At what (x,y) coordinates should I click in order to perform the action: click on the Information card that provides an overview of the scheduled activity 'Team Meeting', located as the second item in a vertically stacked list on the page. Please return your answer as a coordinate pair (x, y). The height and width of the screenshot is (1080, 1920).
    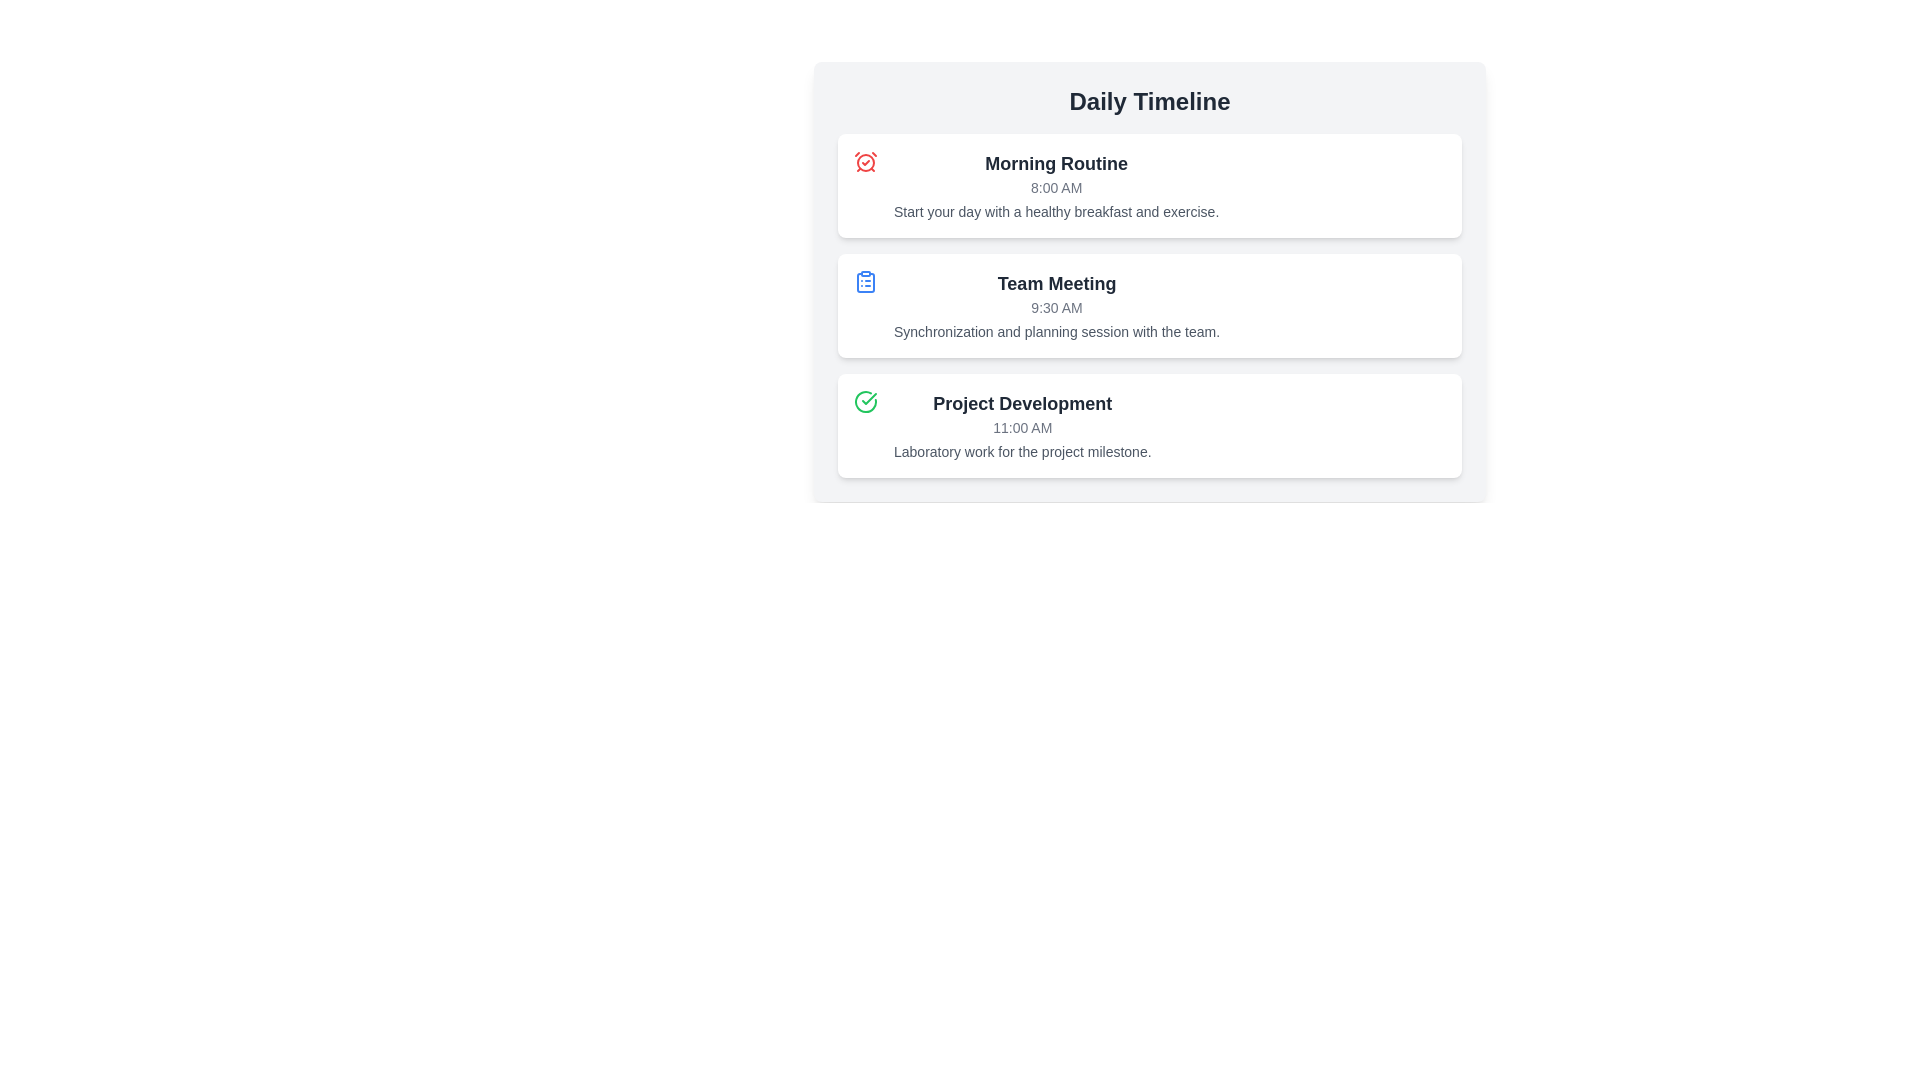
    Looking at the image, I should click on (1150, 281).